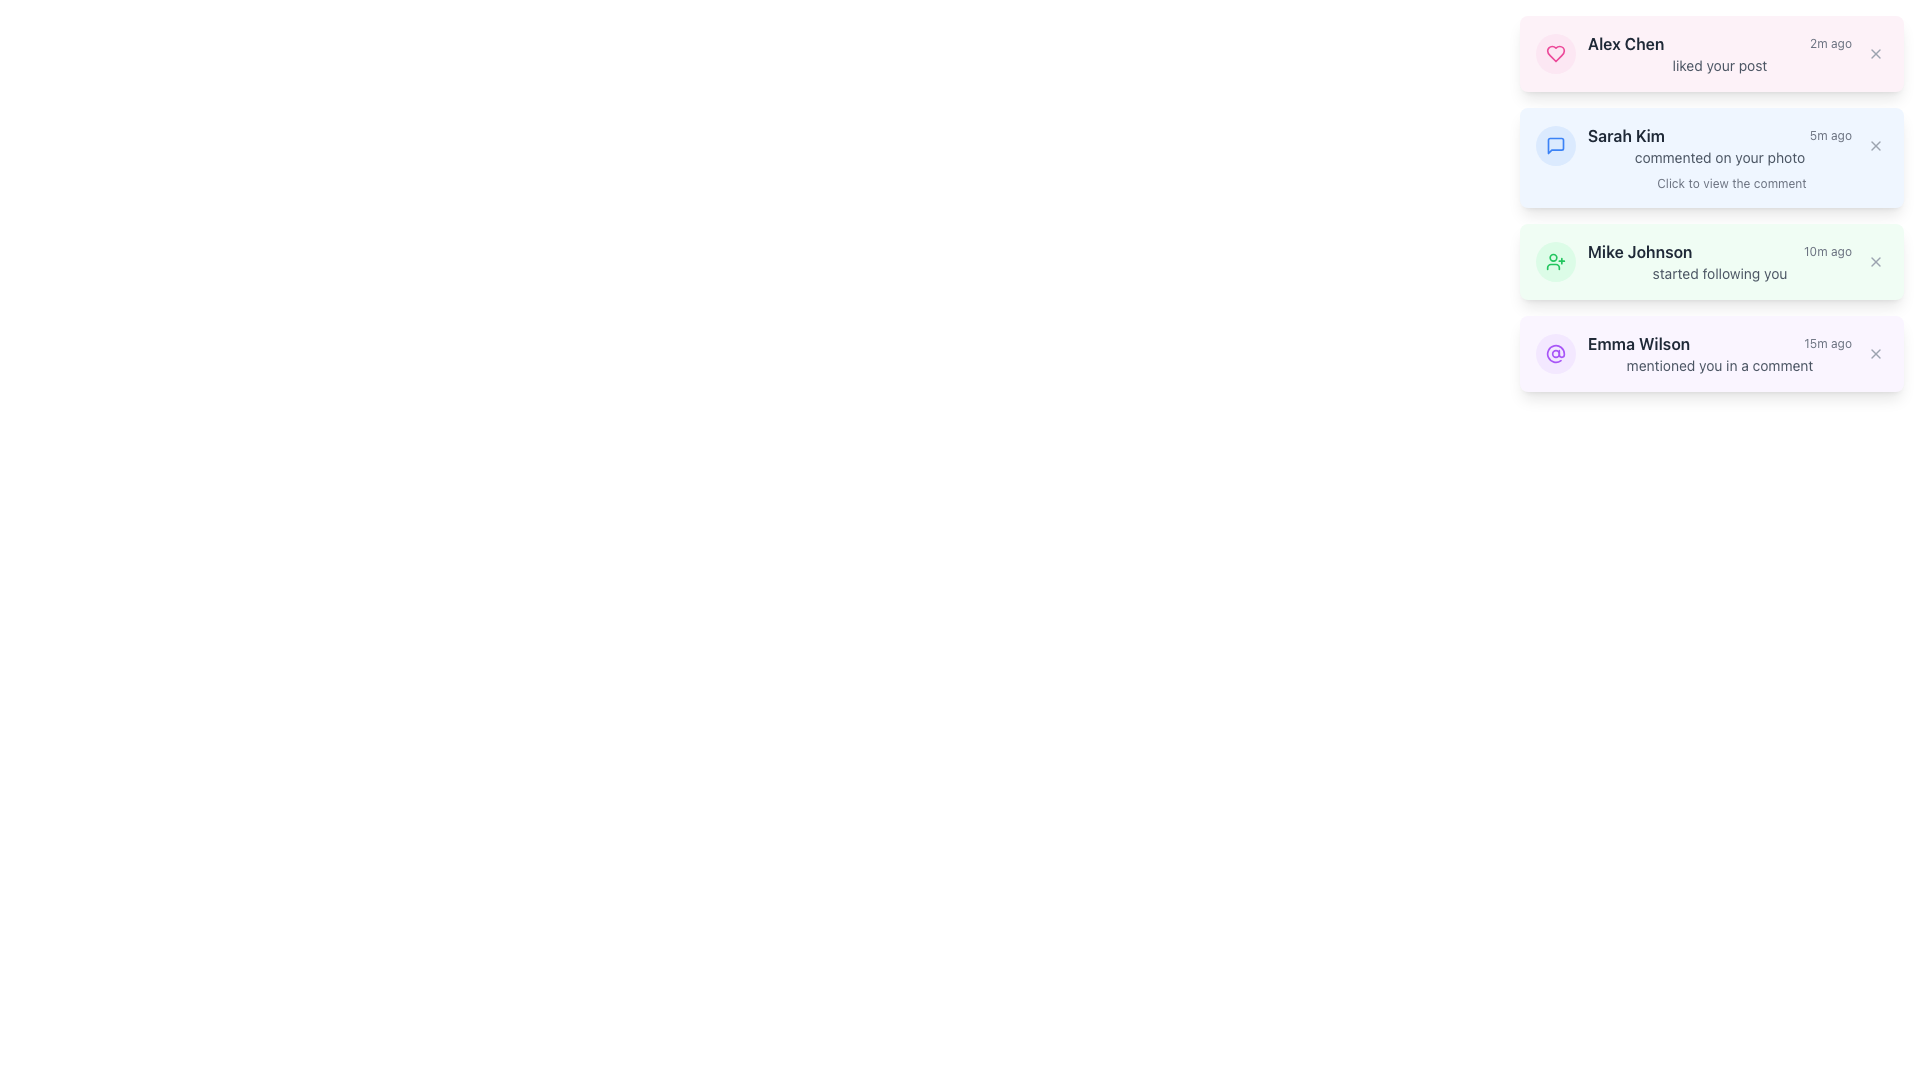 Image resolution: width=1920 pixels, height=1080 pixels. I want to click on the static text displaying the elapsed time since the notification was created, located at the top right corner of the notification card for user 'Sarah Kim', so click(1830, 135).